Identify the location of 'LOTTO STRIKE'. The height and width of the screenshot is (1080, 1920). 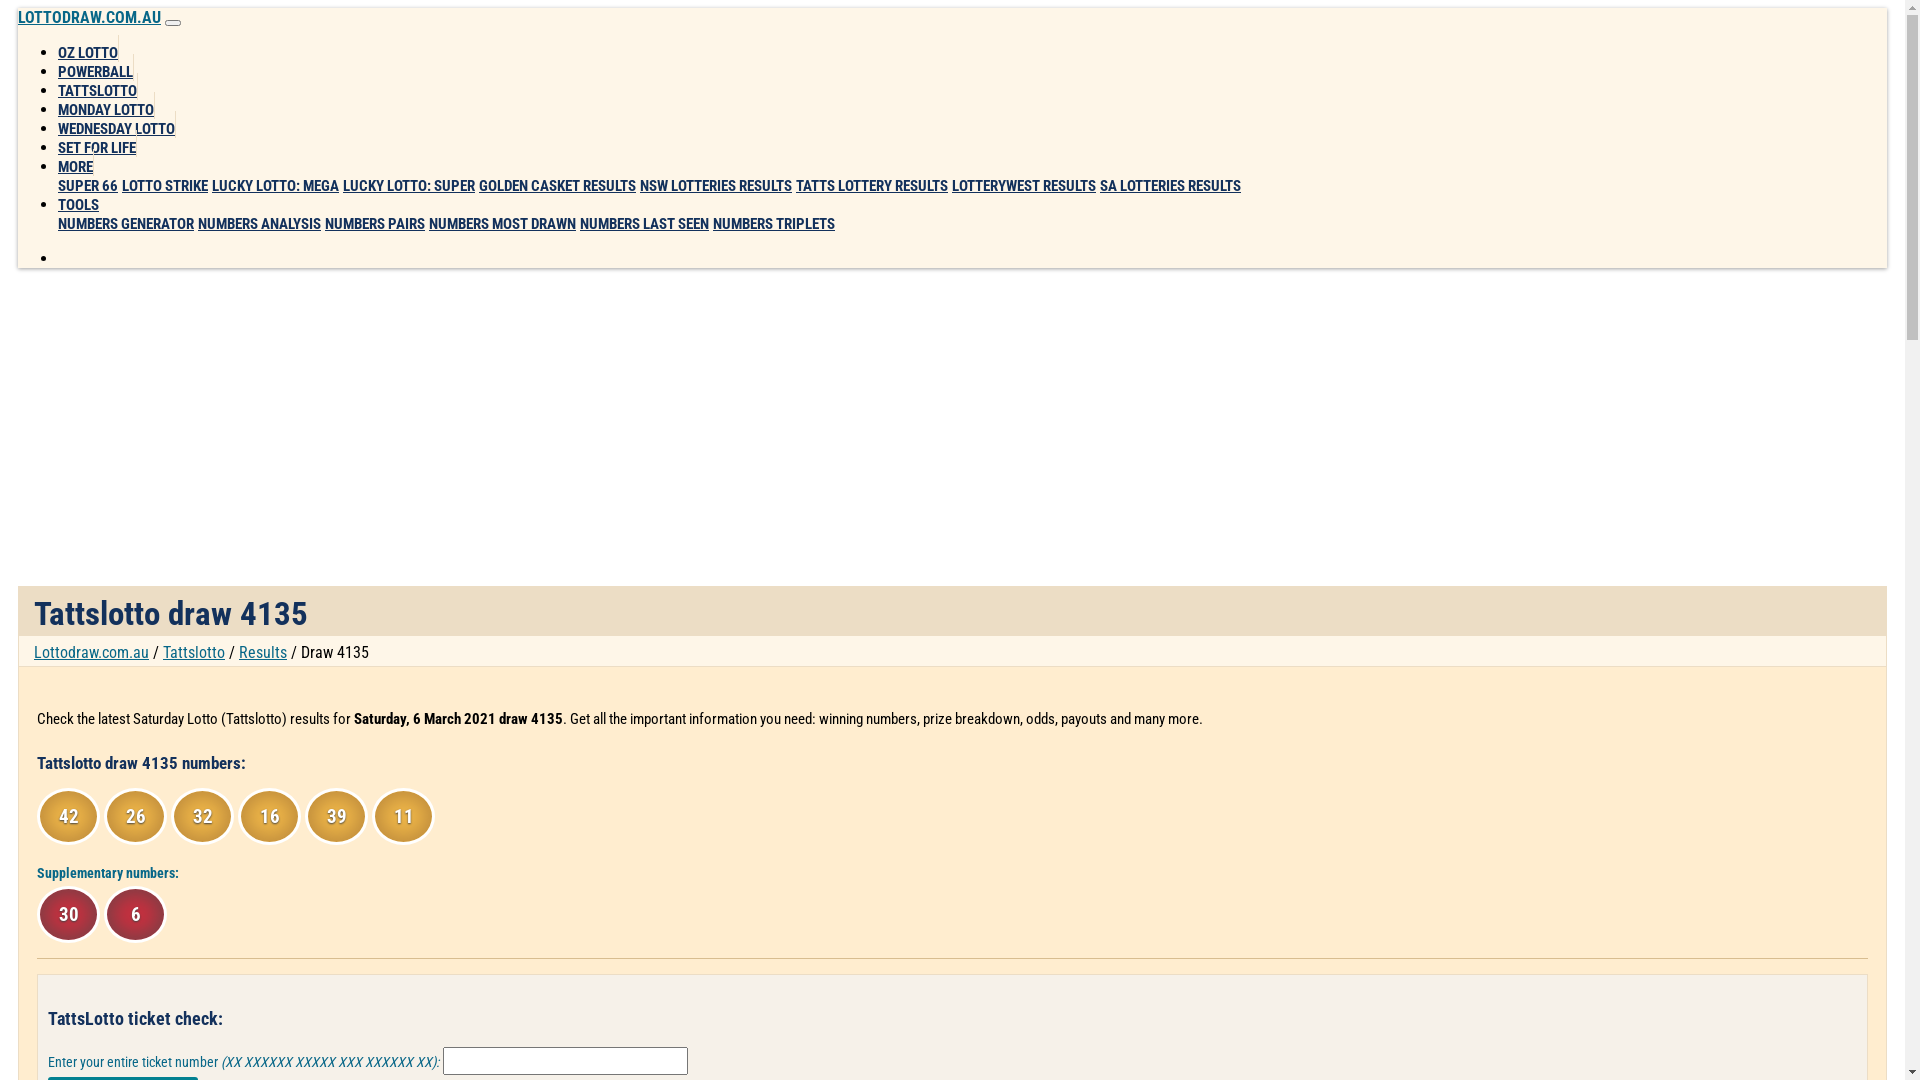
(164, 185).